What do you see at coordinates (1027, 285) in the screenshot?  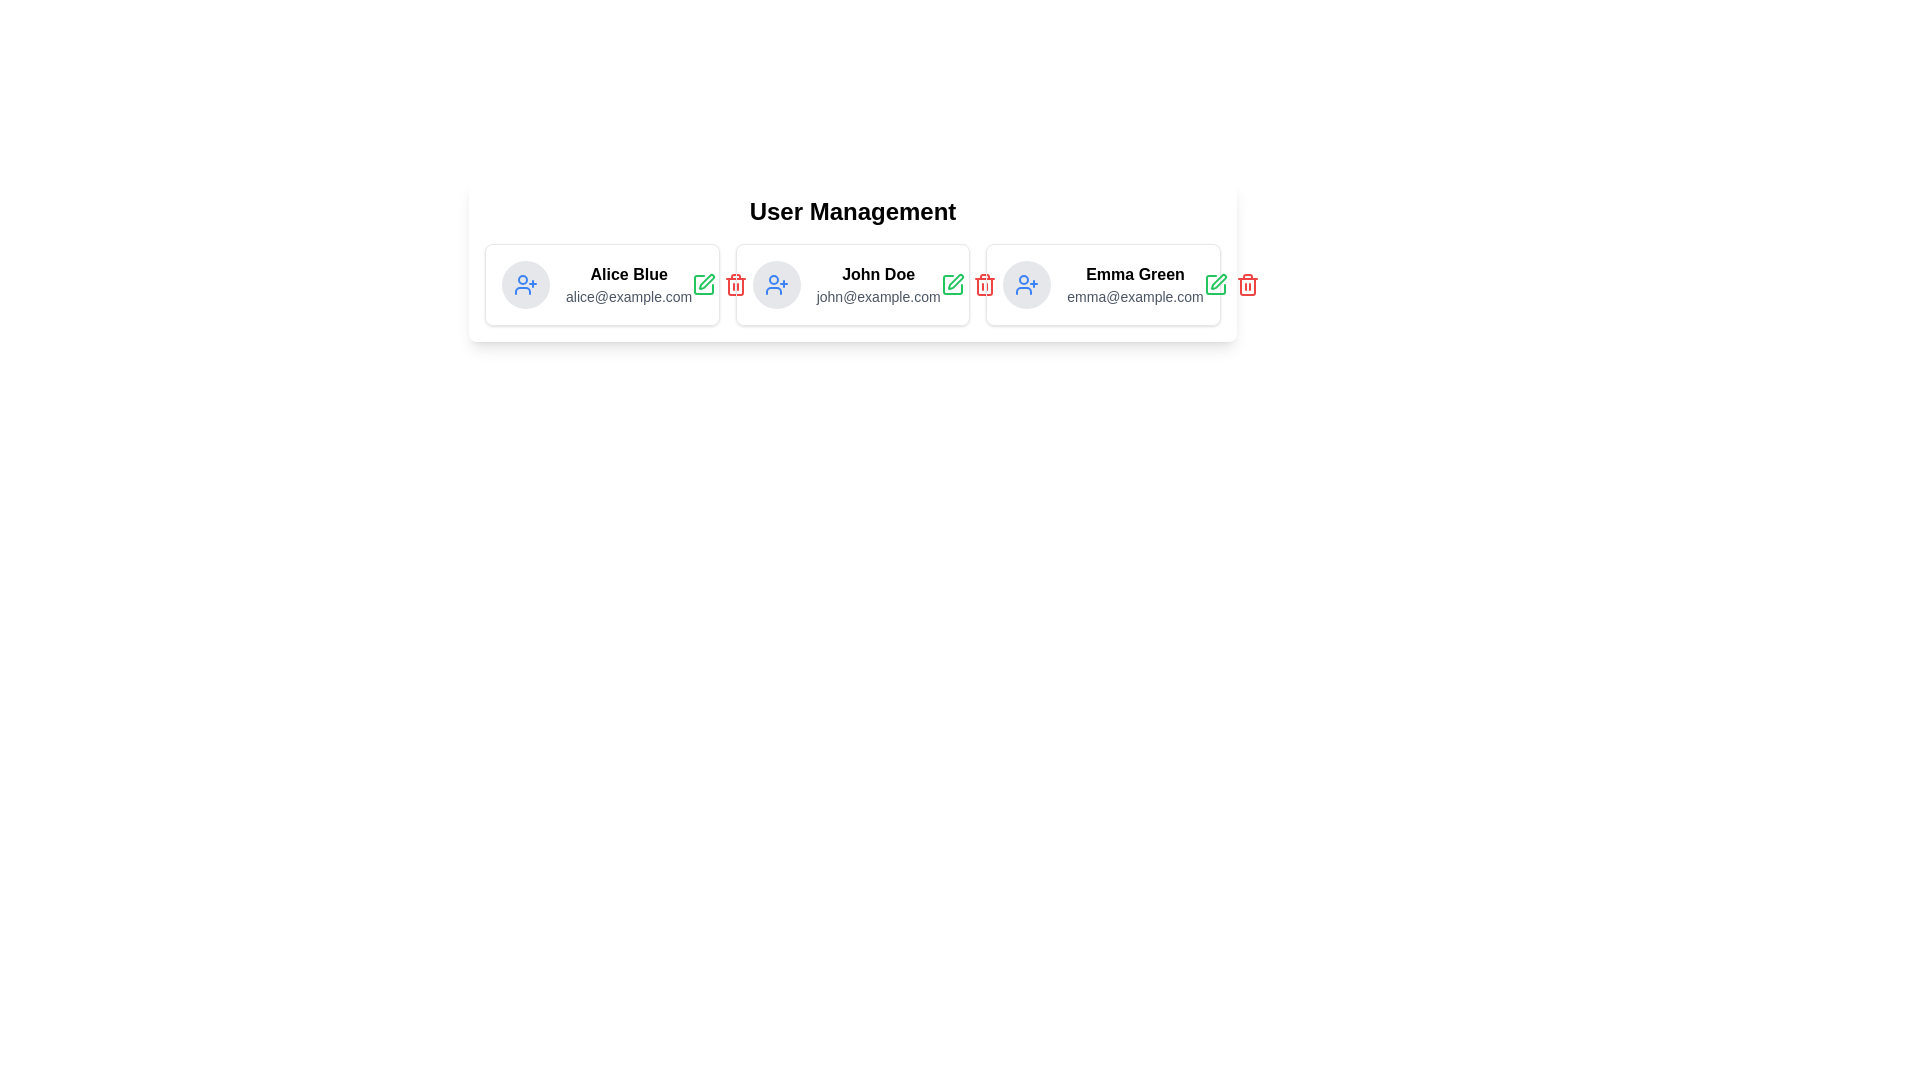 I see `the button located on the left side of the row displaying details about the user account for Emma Green` at bounding box center [1027, 285].